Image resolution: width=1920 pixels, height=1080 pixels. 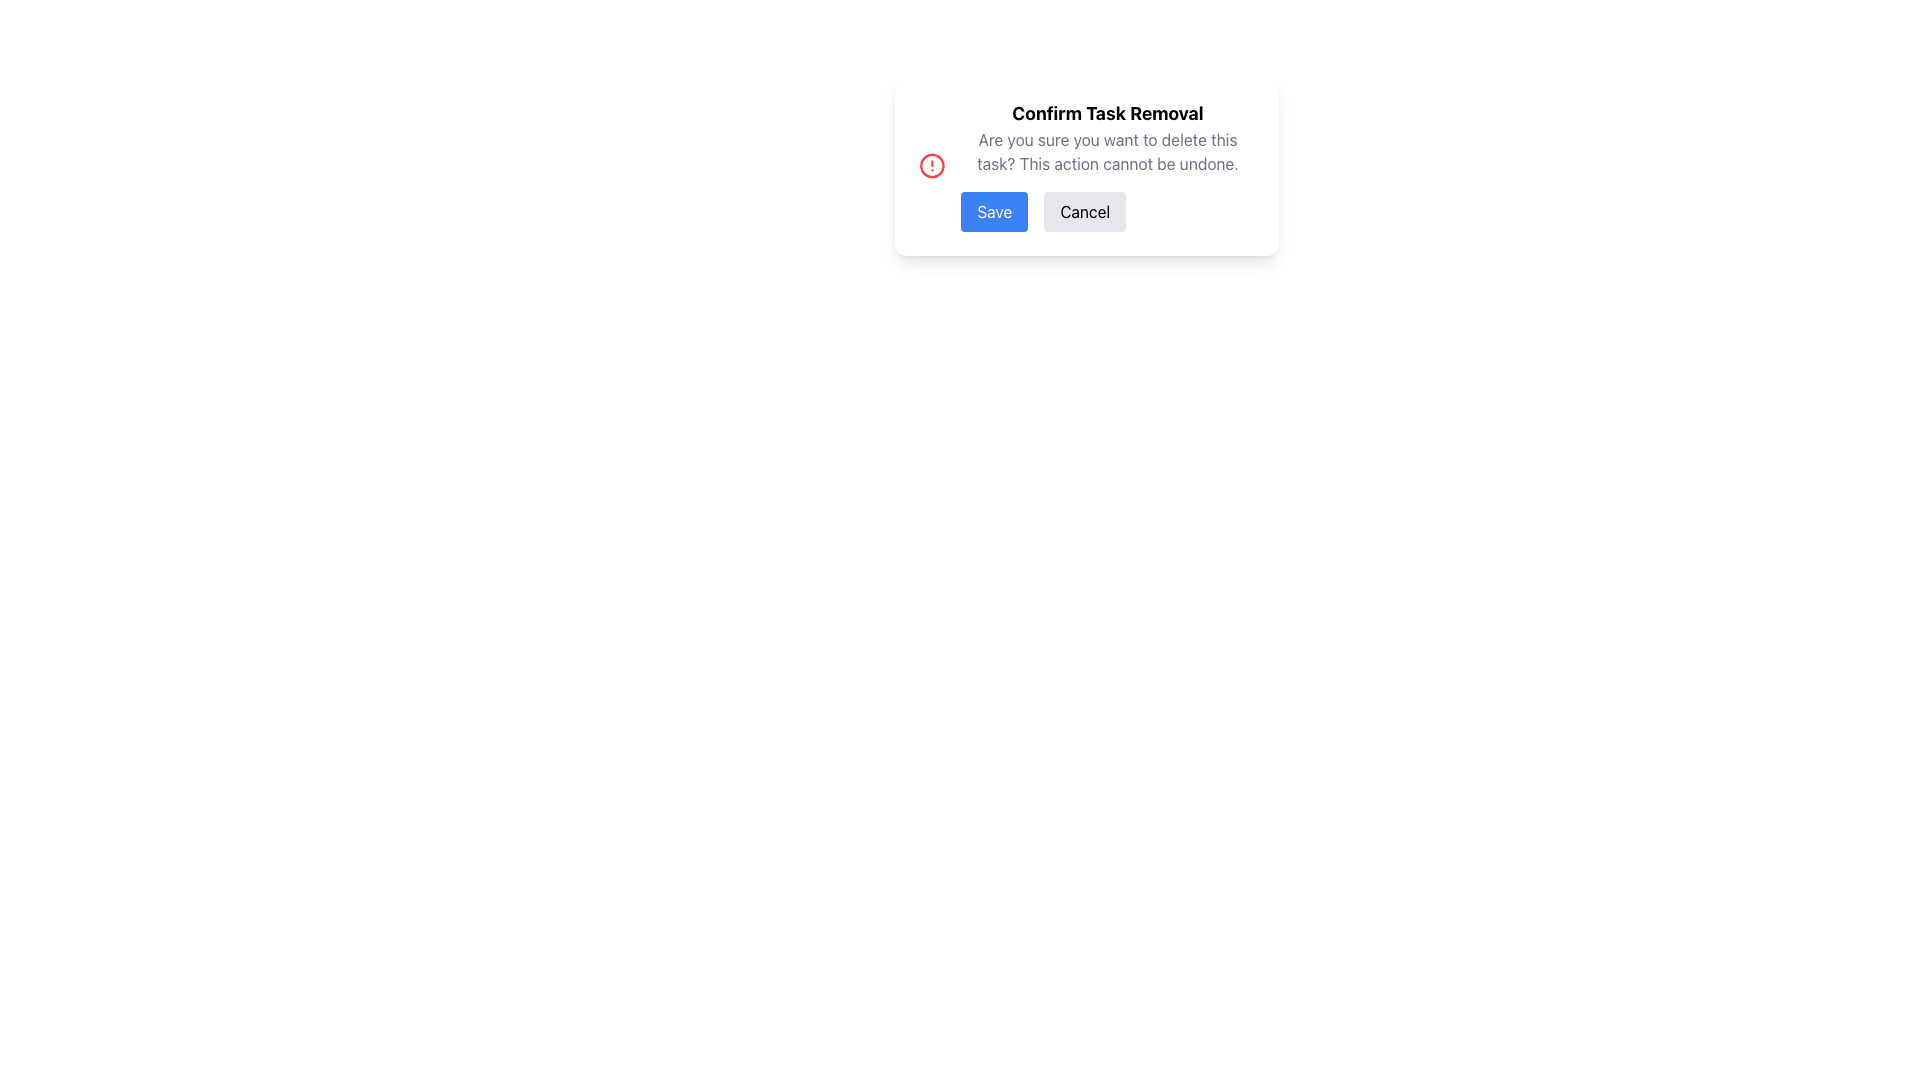 I want to click on the 'Cancel' button in the Button Group located at the bottom of the 'Confirm Task Removal' dialog, so click(x=1106, y=212).